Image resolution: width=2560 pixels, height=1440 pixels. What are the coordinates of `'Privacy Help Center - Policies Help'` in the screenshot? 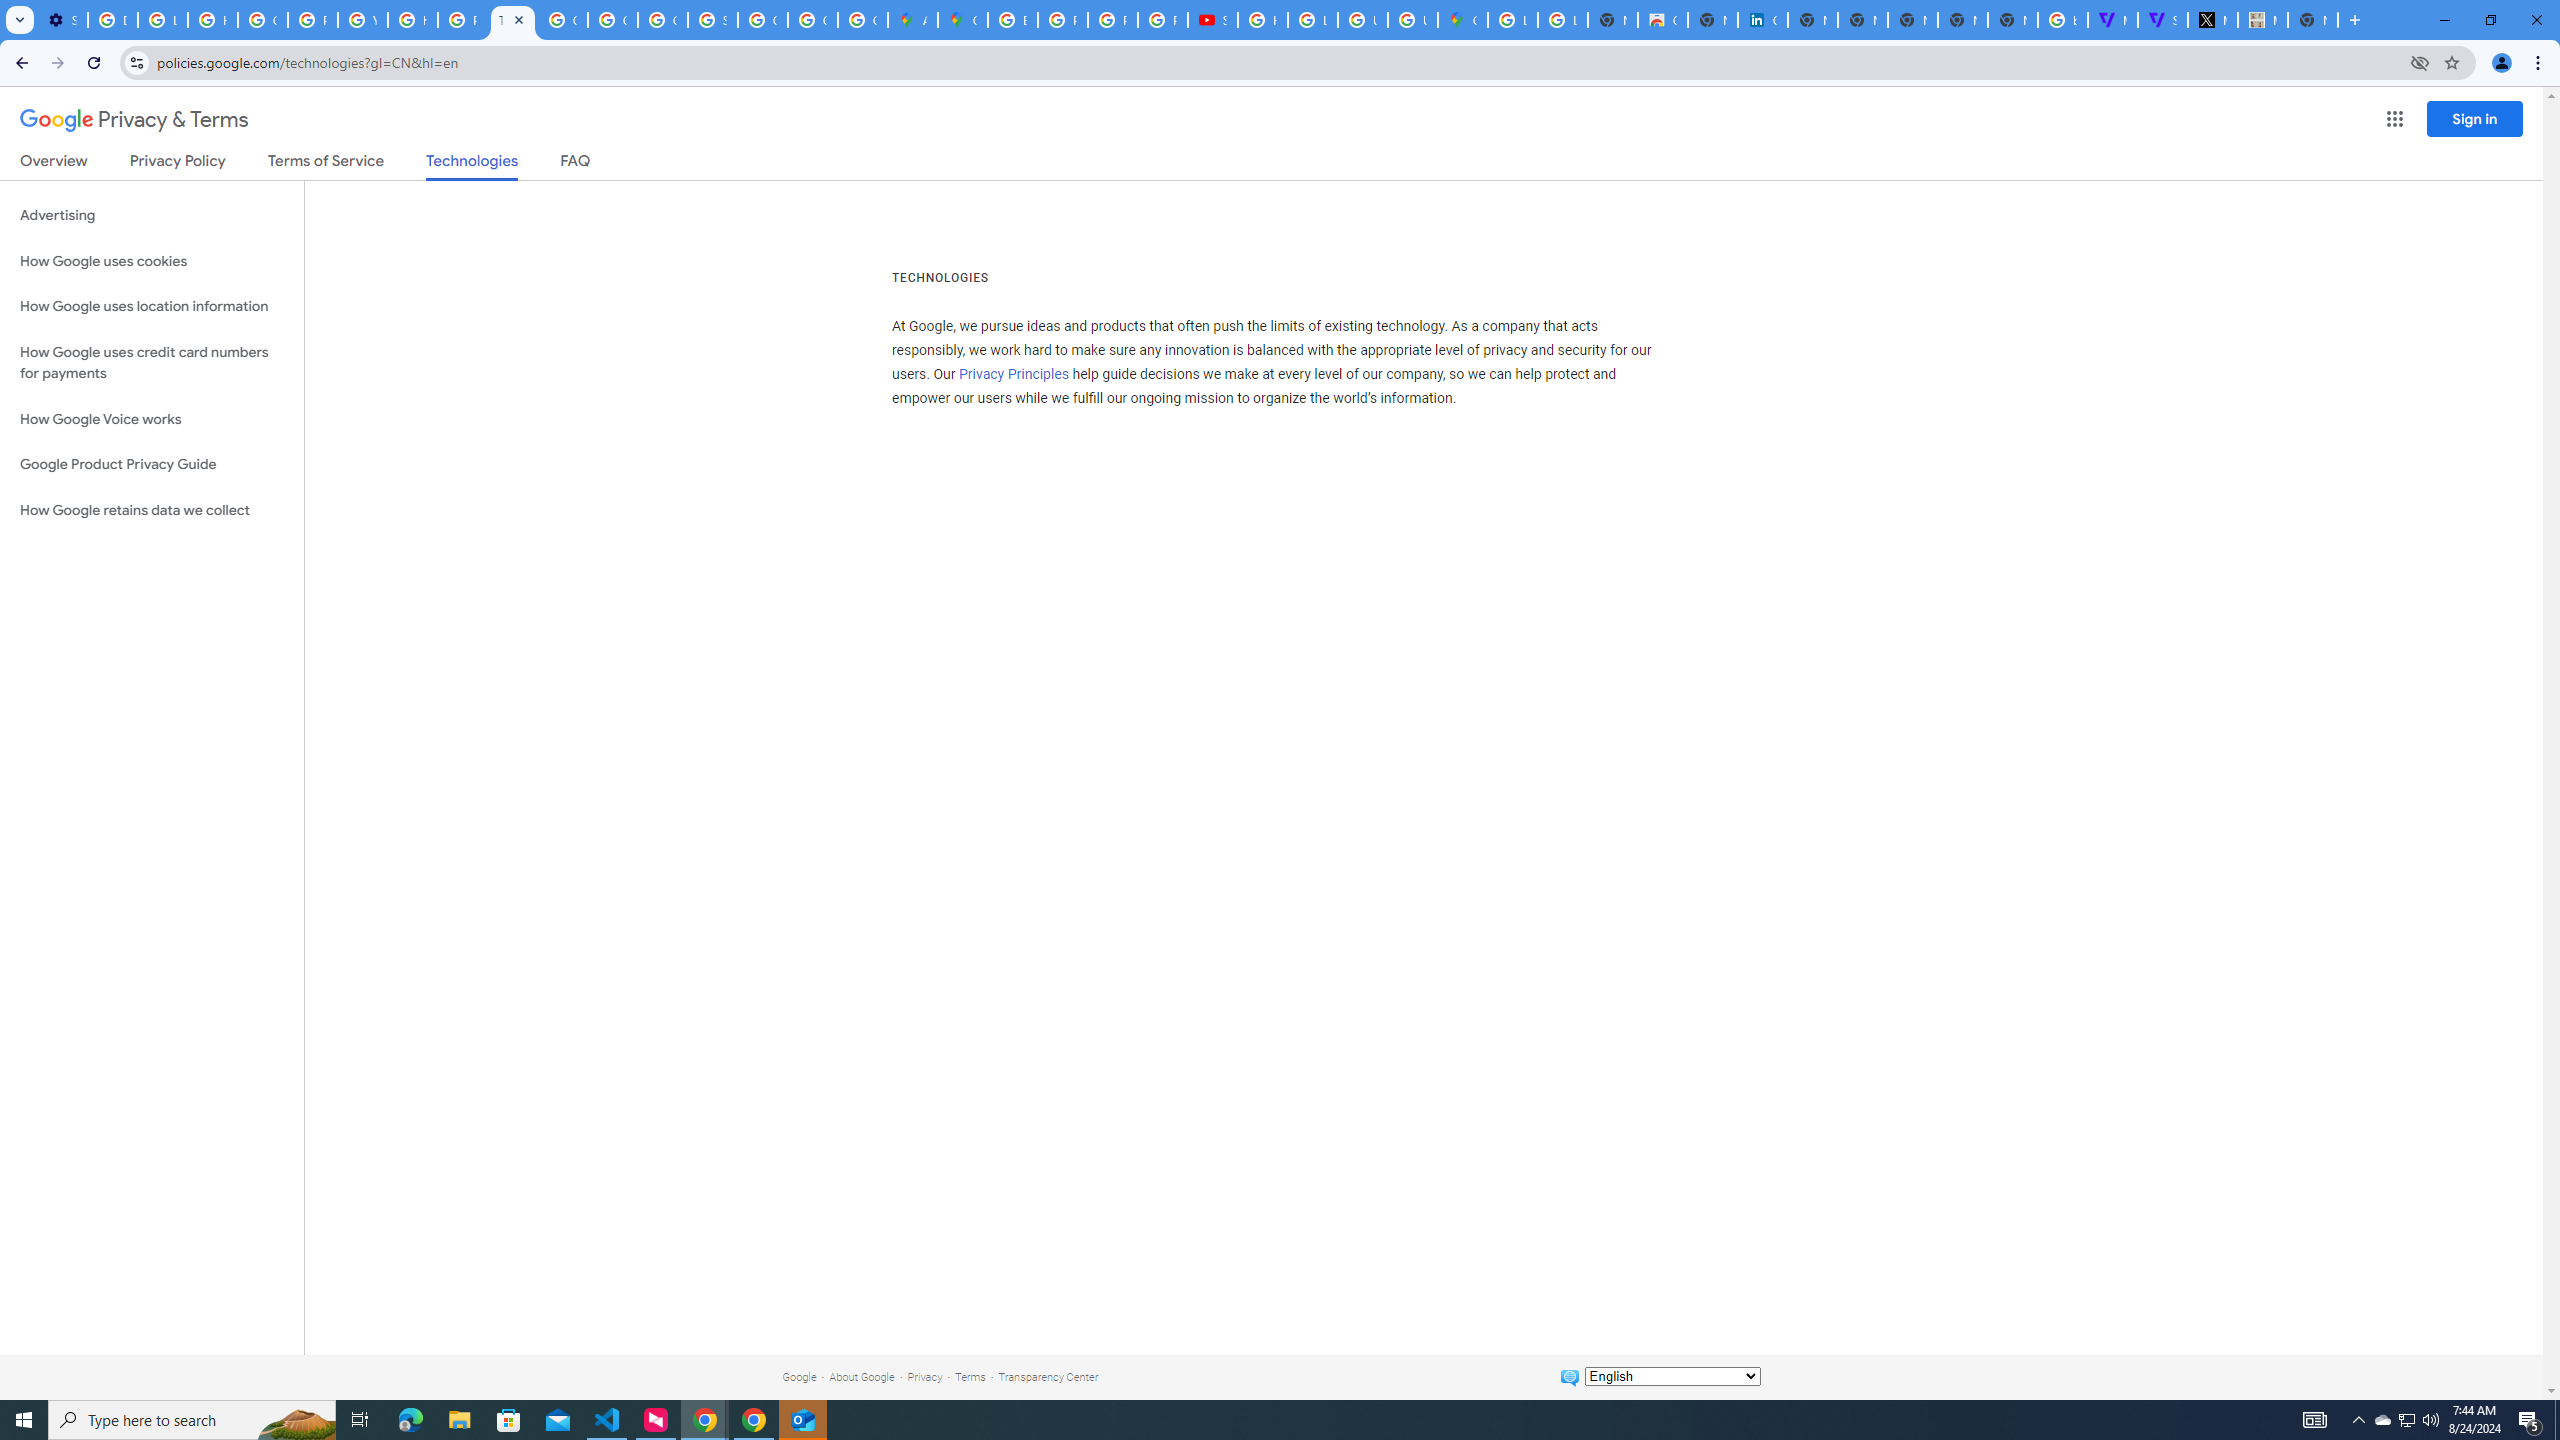 It's located at (1112, 19).